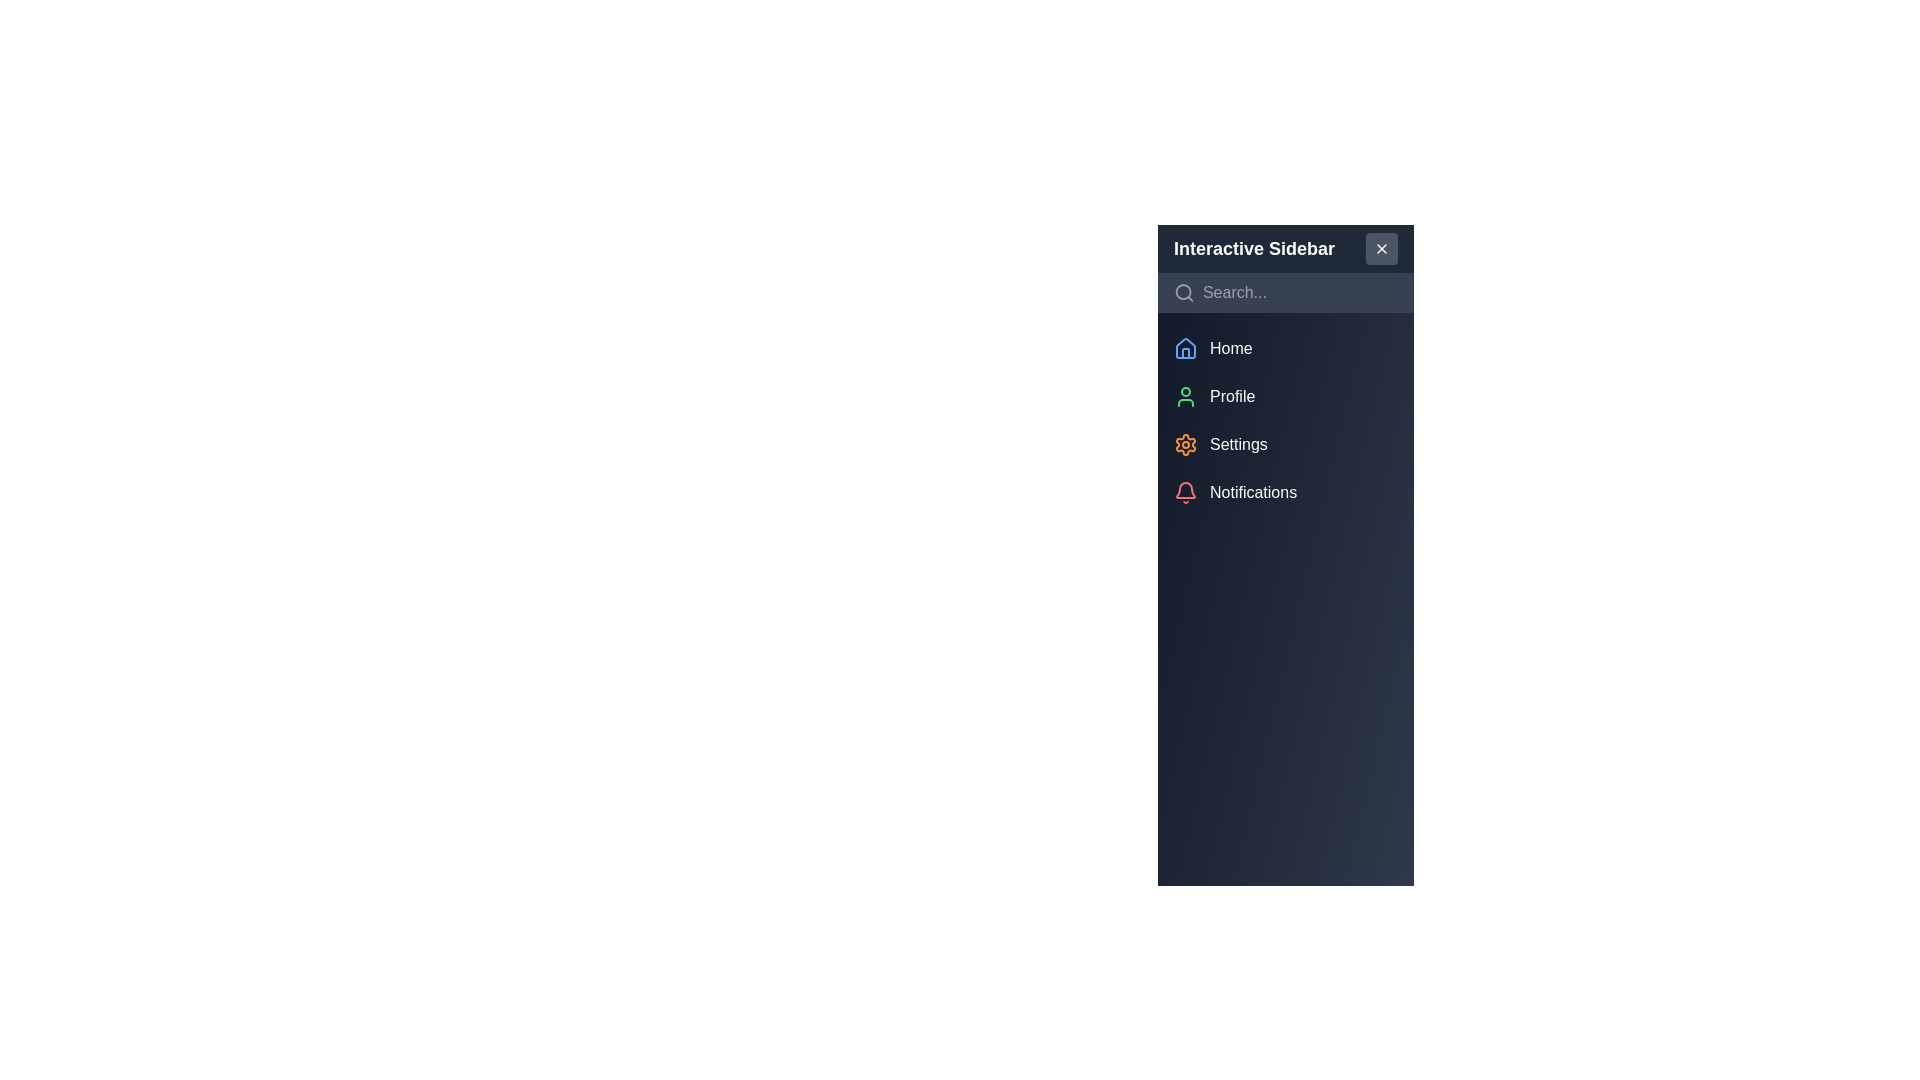  I want to click on the small 'X' icon located in the top-right corner of the sidebar header, so click(1381, 248).